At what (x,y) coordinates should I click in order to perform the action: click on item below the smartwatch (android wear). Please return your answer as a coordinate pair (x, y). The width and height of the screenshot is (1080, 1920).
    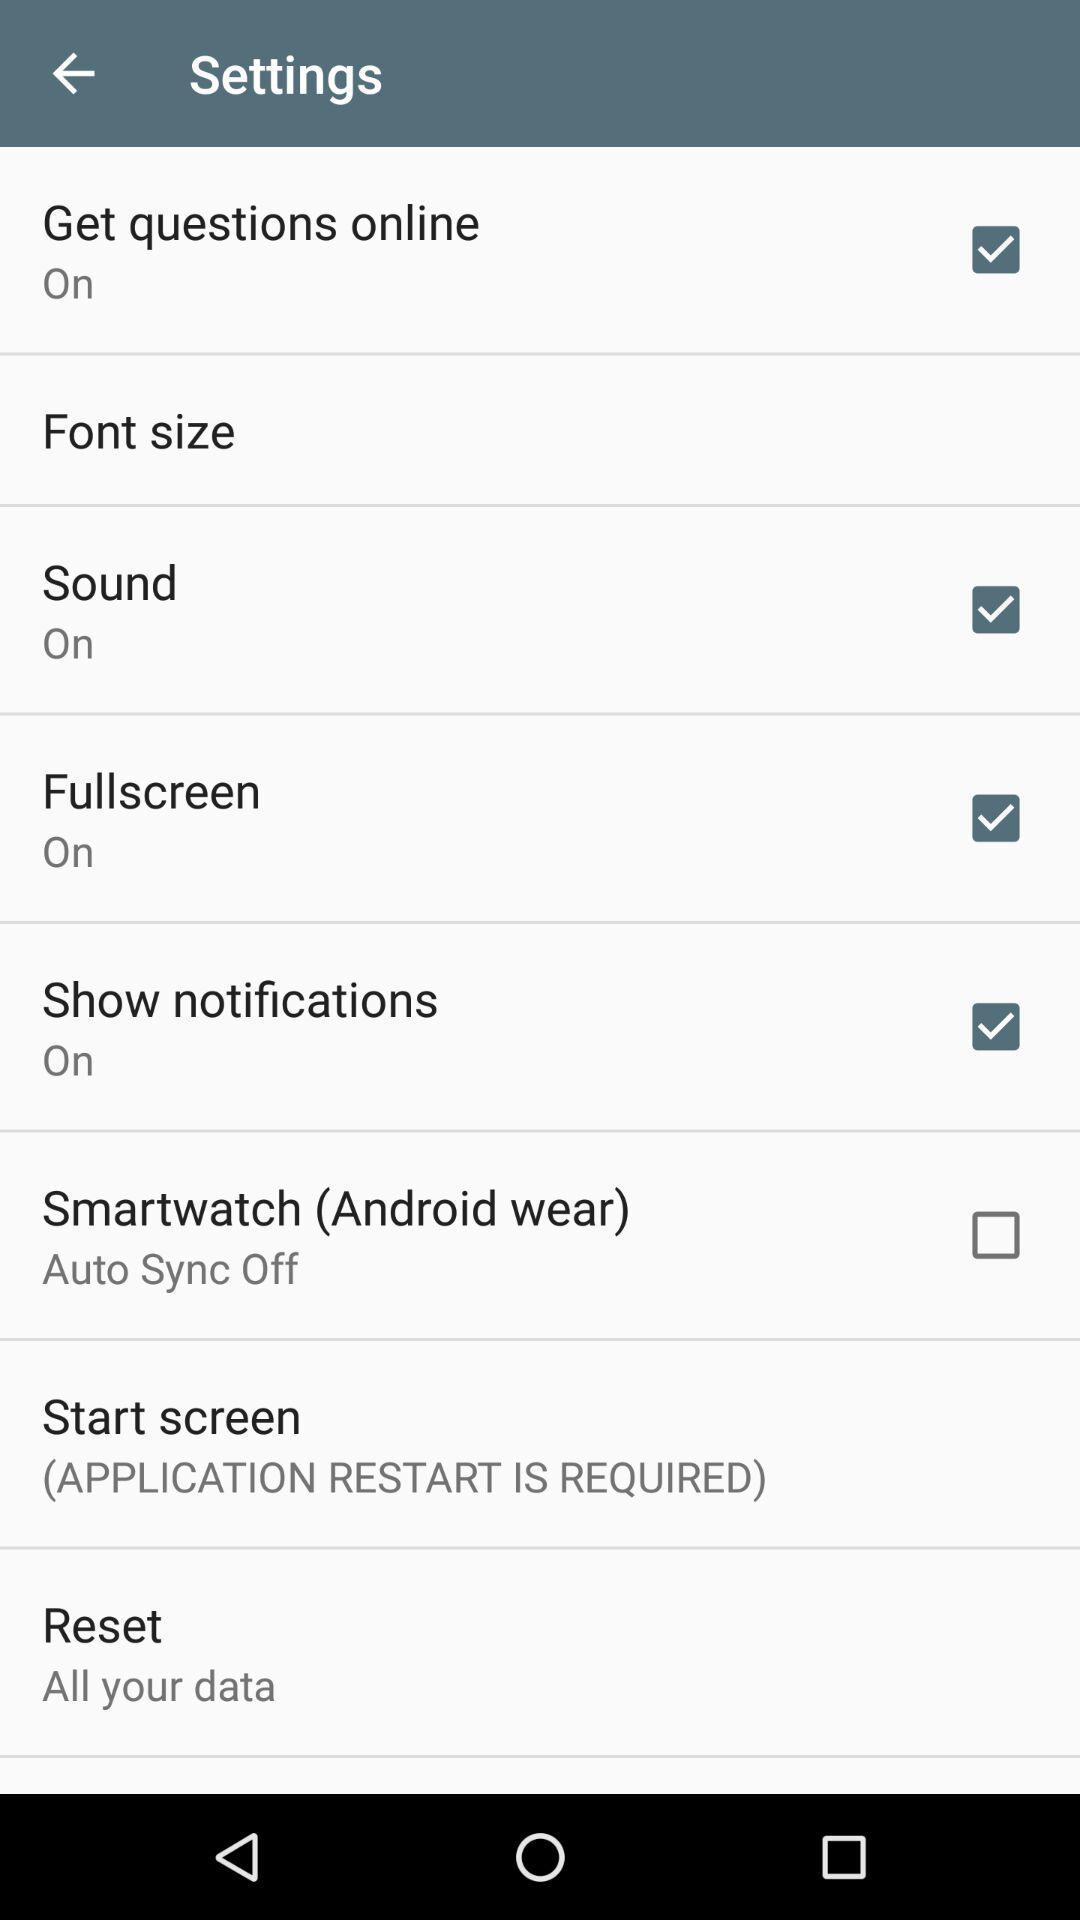
    Looking at the image, I should click on (169, 1266).